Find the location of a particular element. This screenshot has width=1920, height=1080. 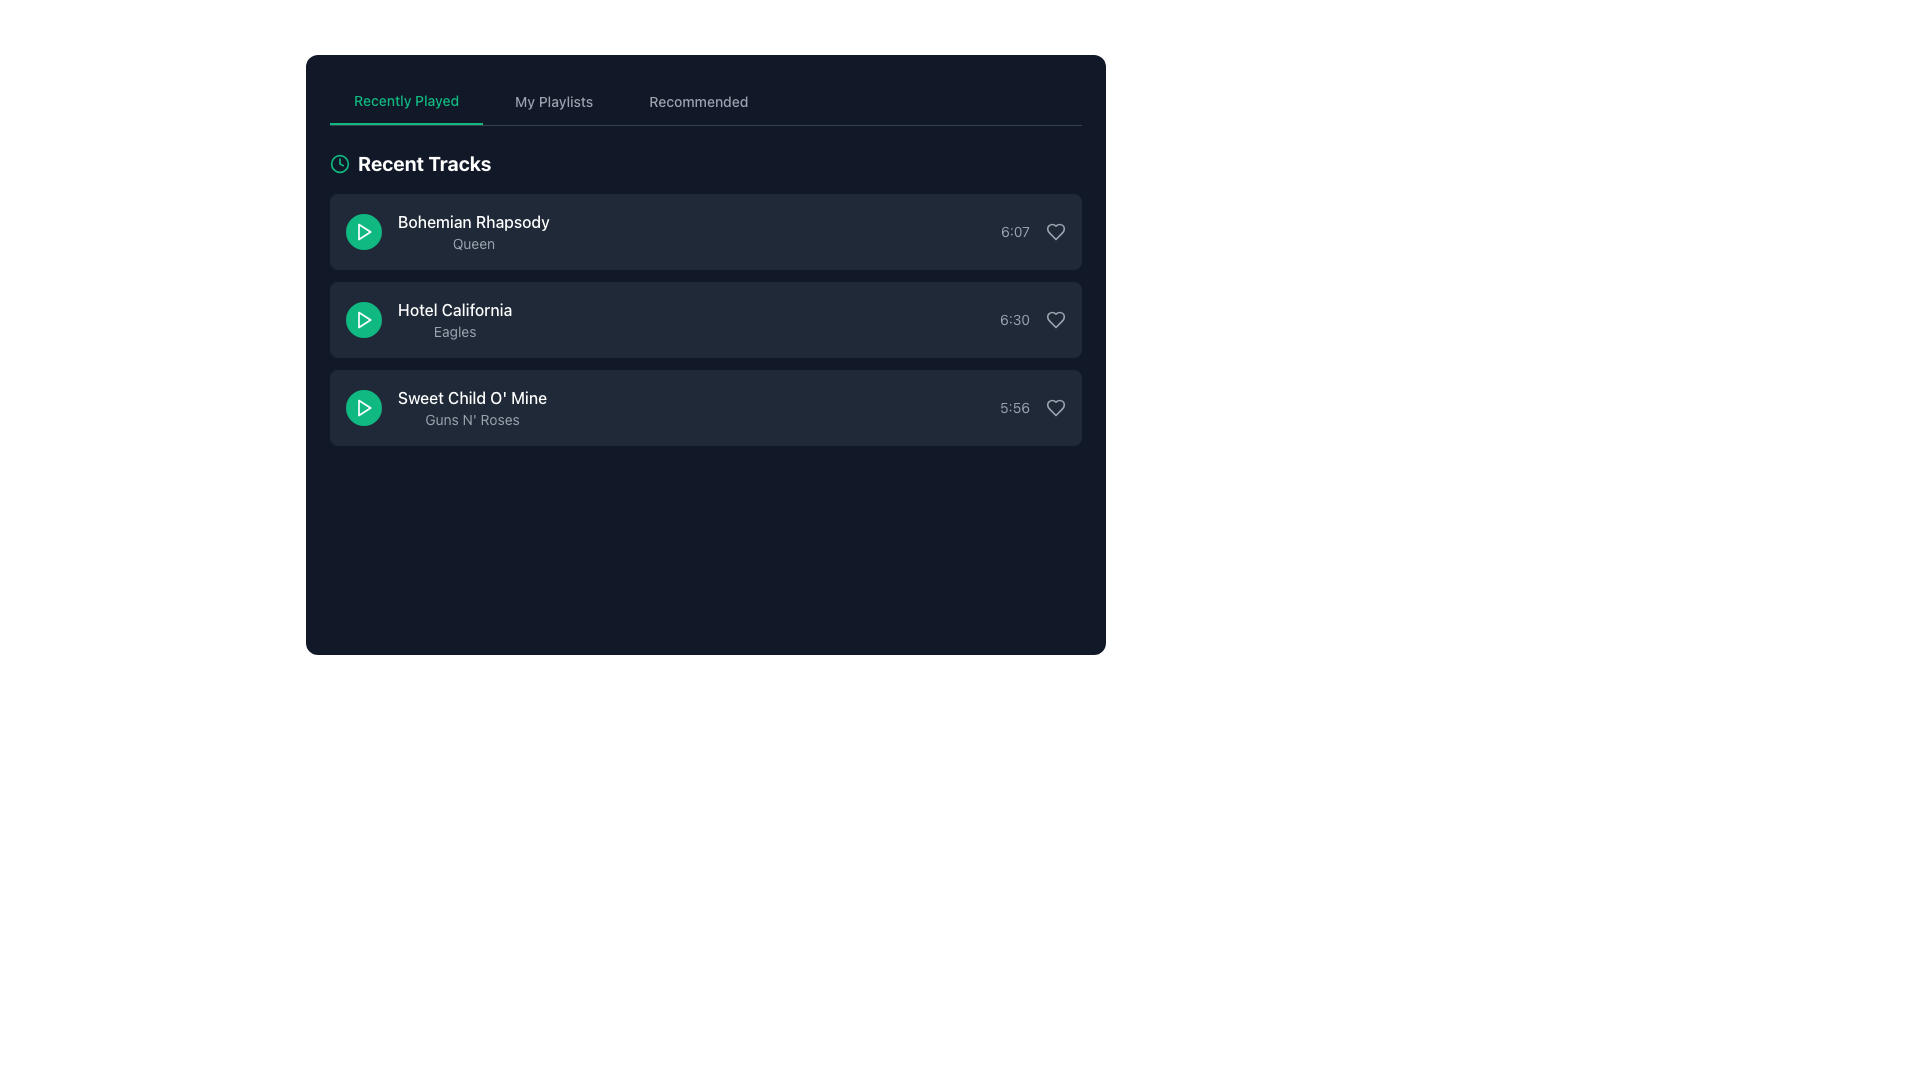

the text label displaying '6:30' which is positioned to the left of a heart icon in the Recent Tracks list is located at coordinates (1014, 319).